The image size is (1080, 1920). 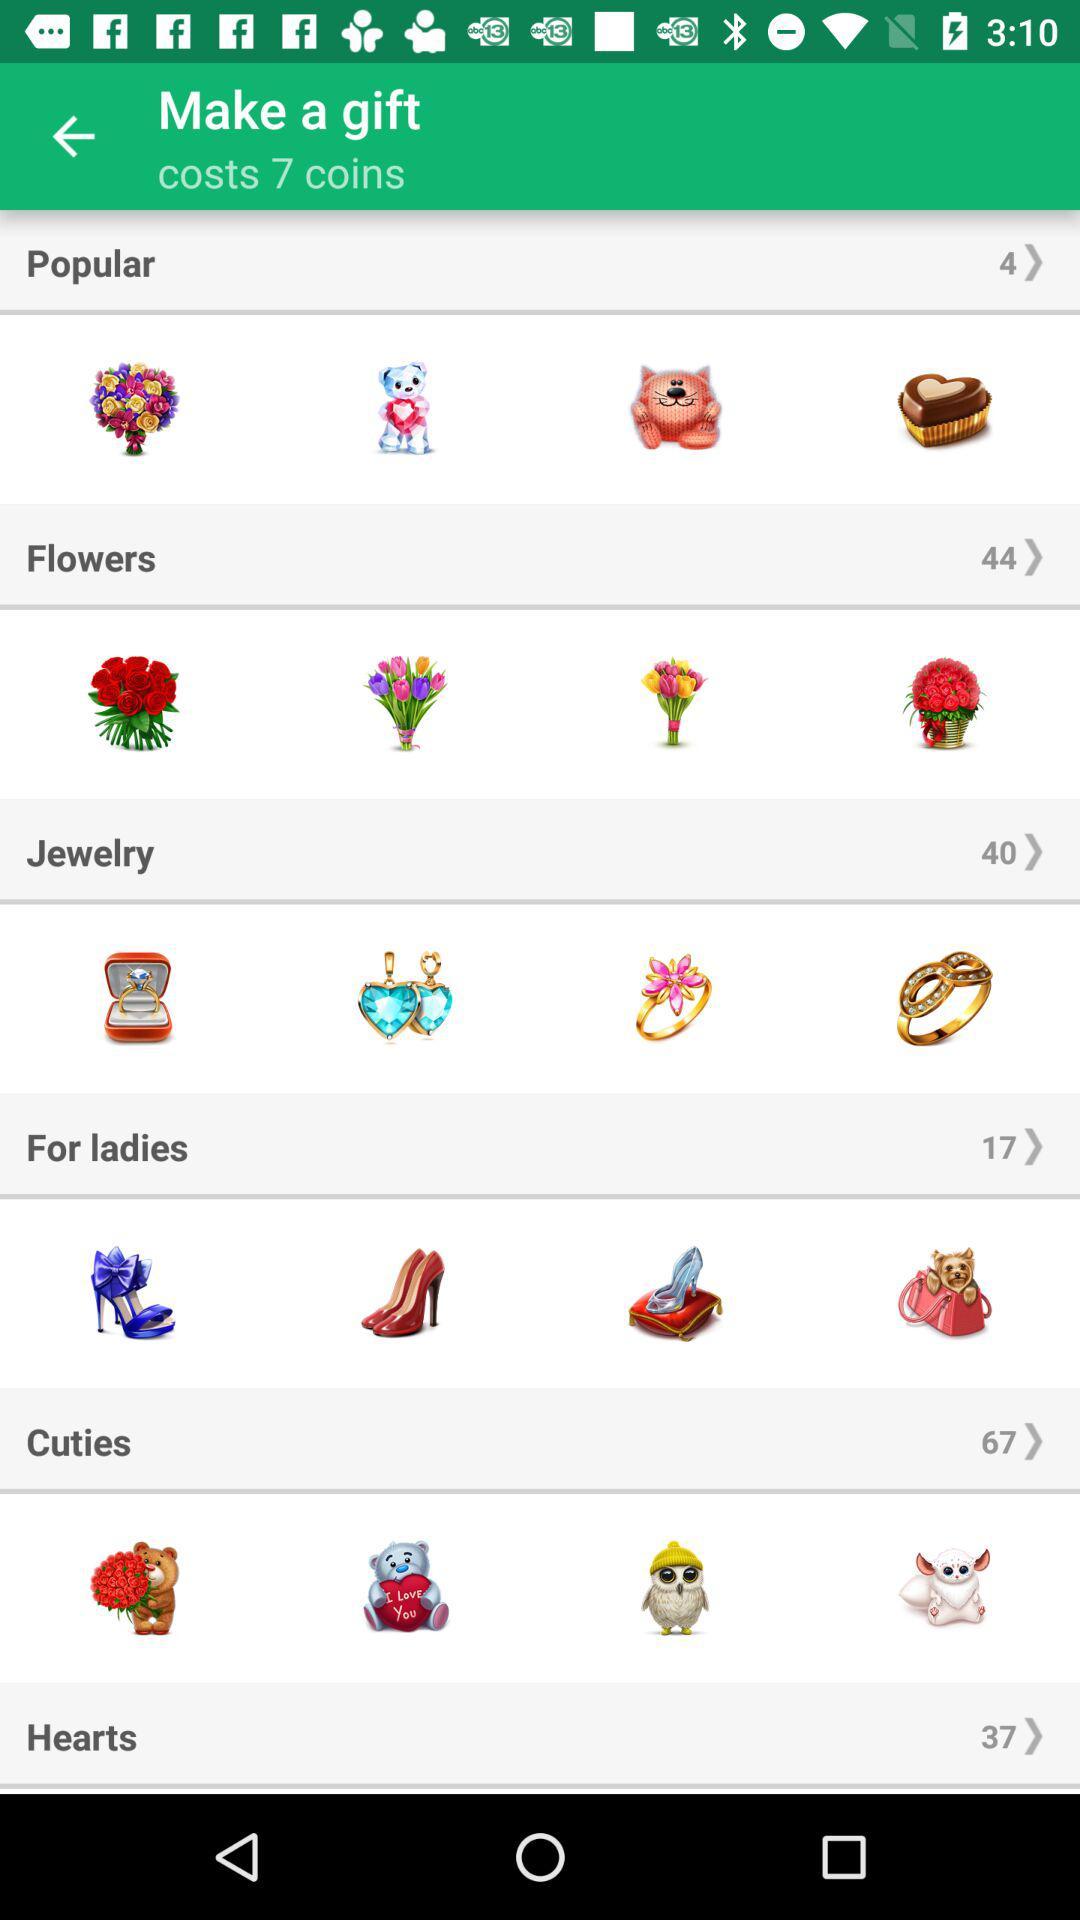 What do you see at coordinates (675, 704) in the screenshot?
I see `the gift option` at bounding box center [675, 704].